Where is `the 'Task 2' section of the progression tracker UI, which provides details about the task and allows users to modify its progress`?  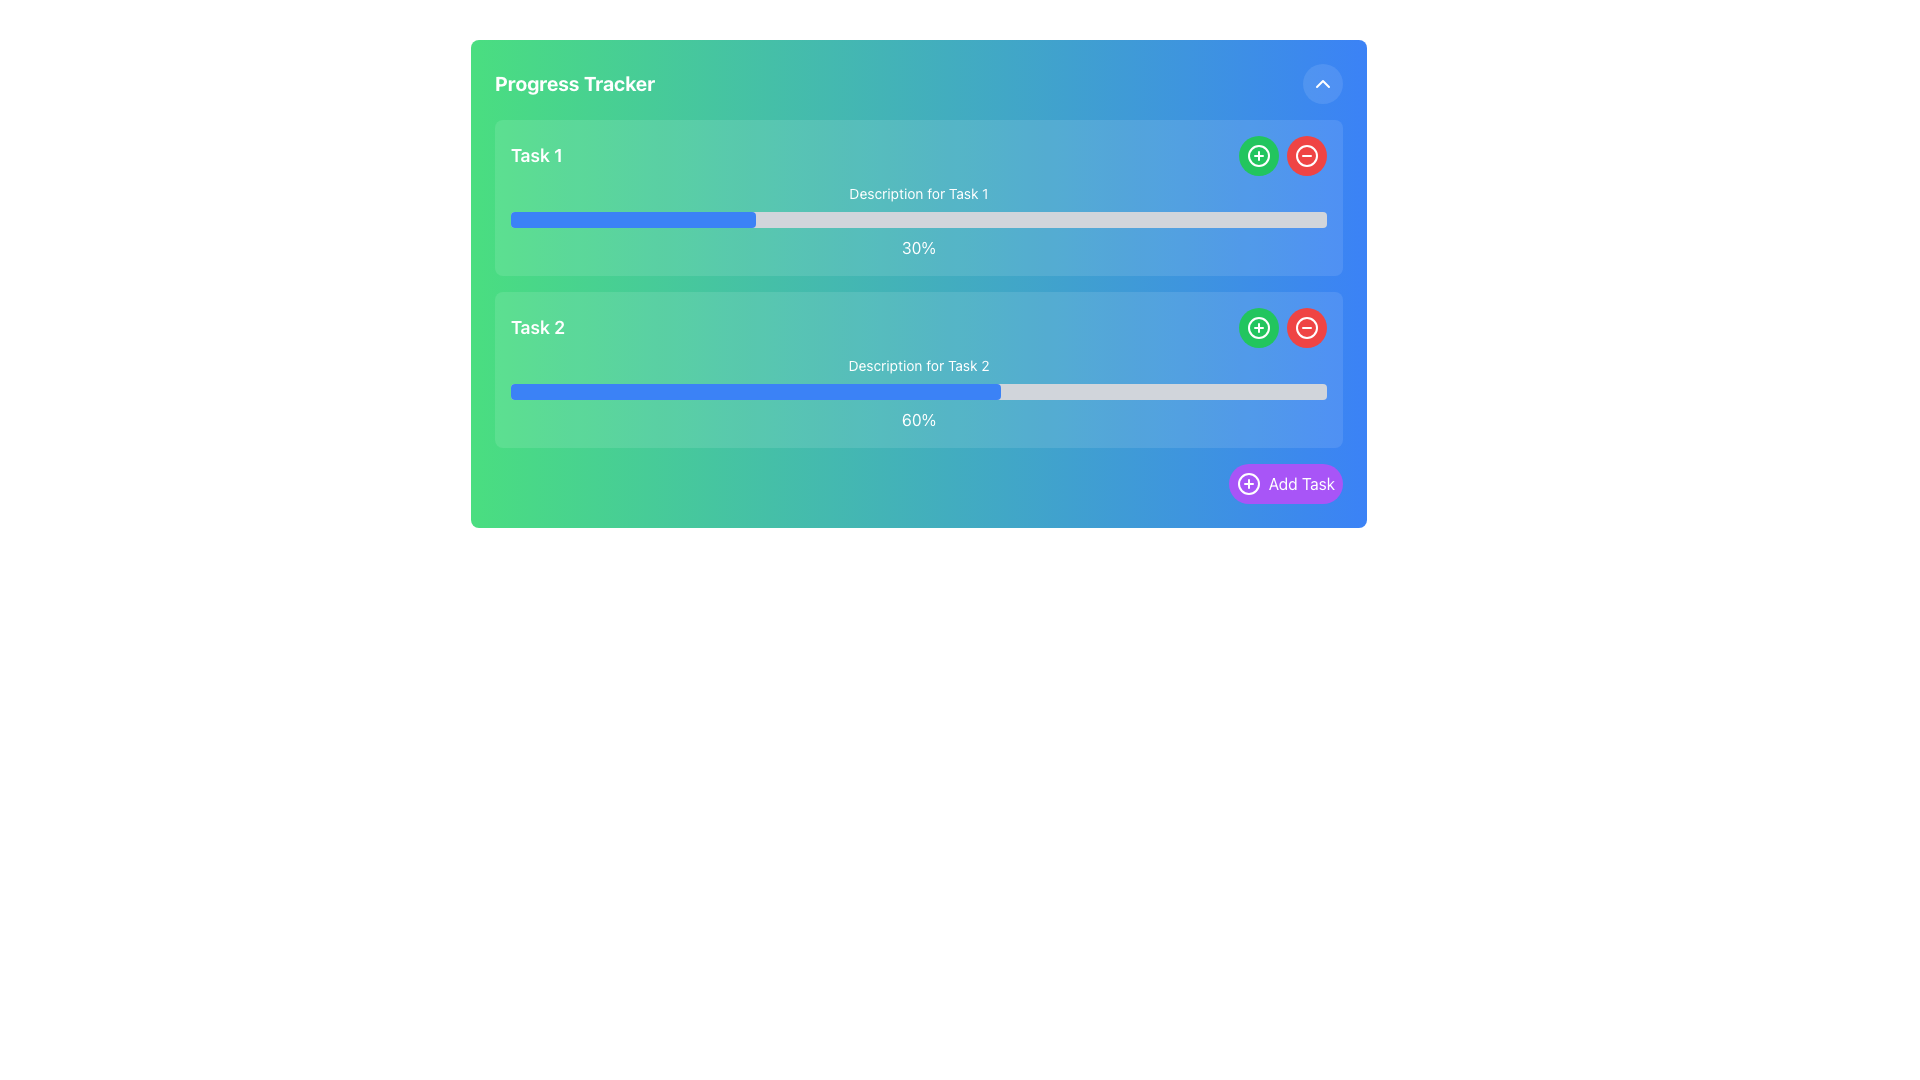 the 'Task 2' section of the progression tracker UI, which provides details about the task and allows users to modify its progress is located at coordinates (917, 370).